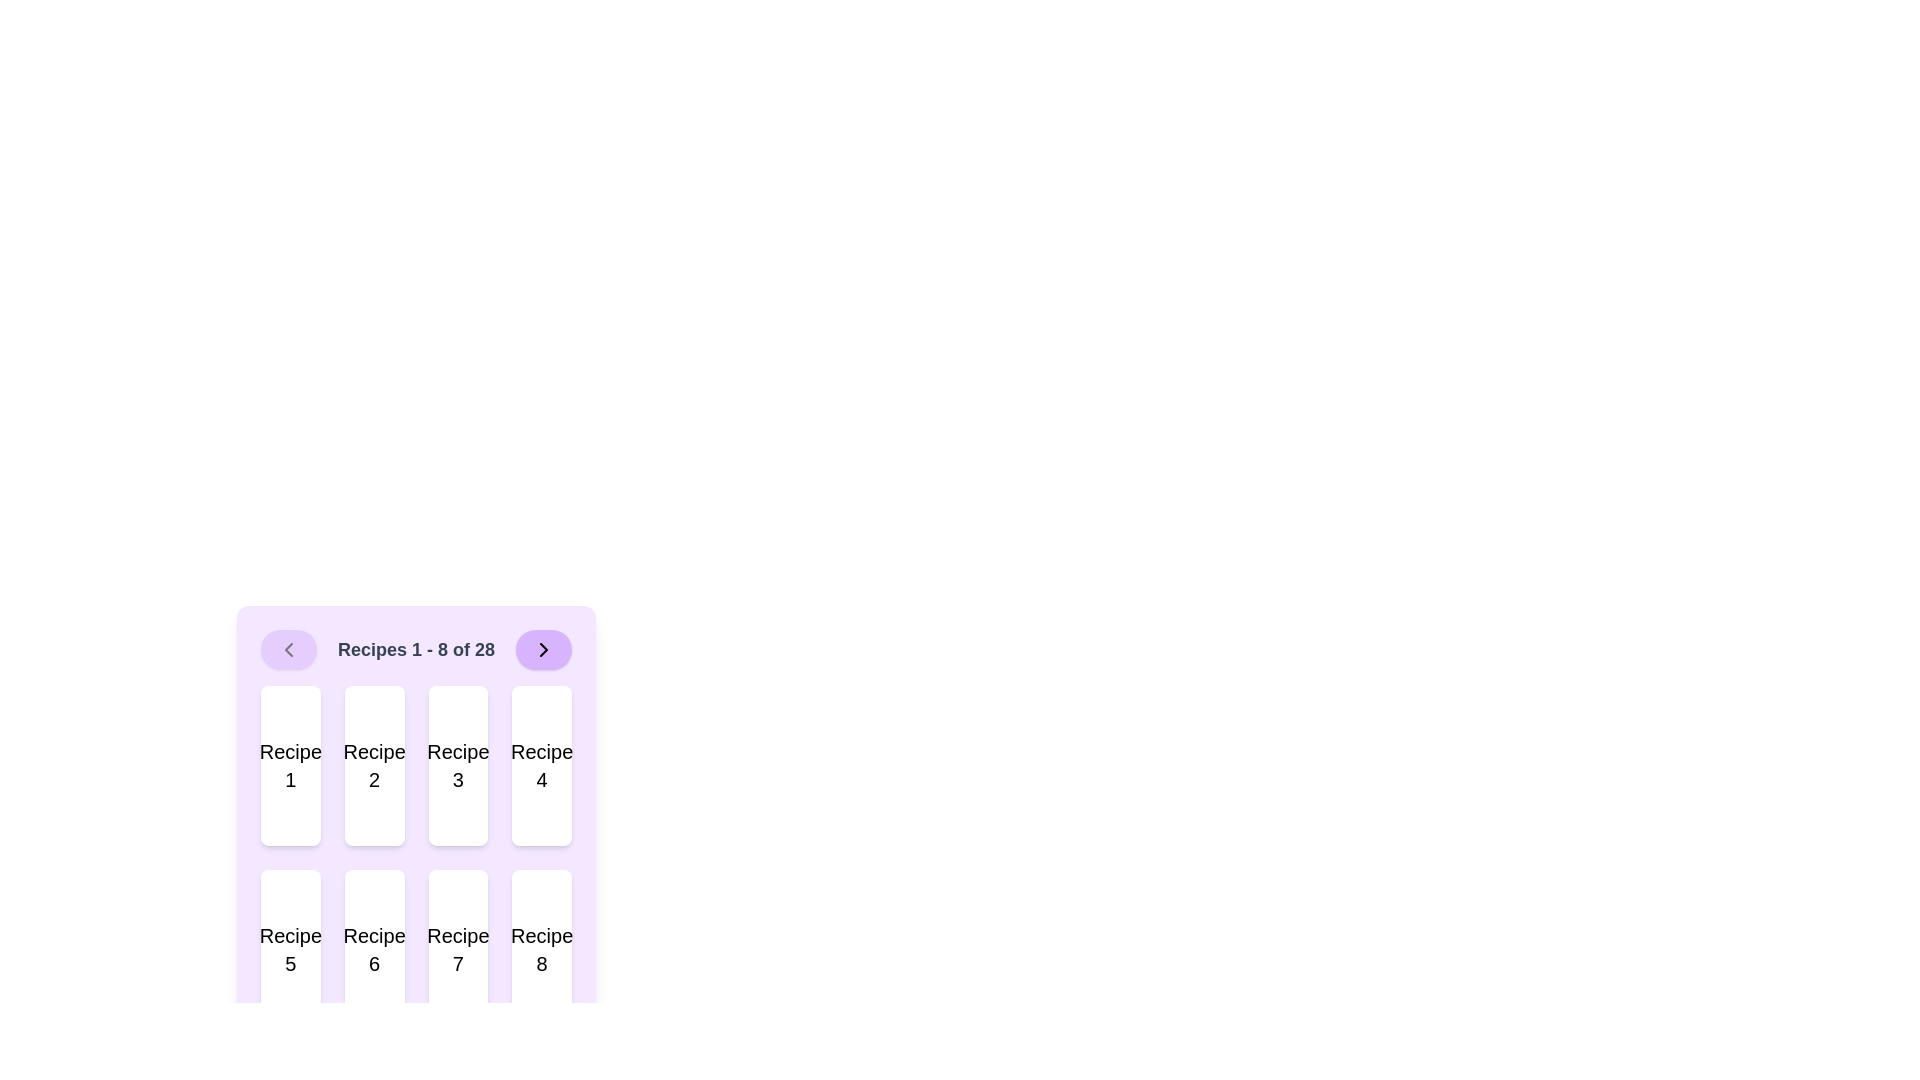 This screenshot has width=1920, height=1080. What do you see at coordinates (374, 765) in the screenshot?
I see `the white rectangular box with rounded corners containing the text 'Recipe 2'` at bounding box center [374, 765].